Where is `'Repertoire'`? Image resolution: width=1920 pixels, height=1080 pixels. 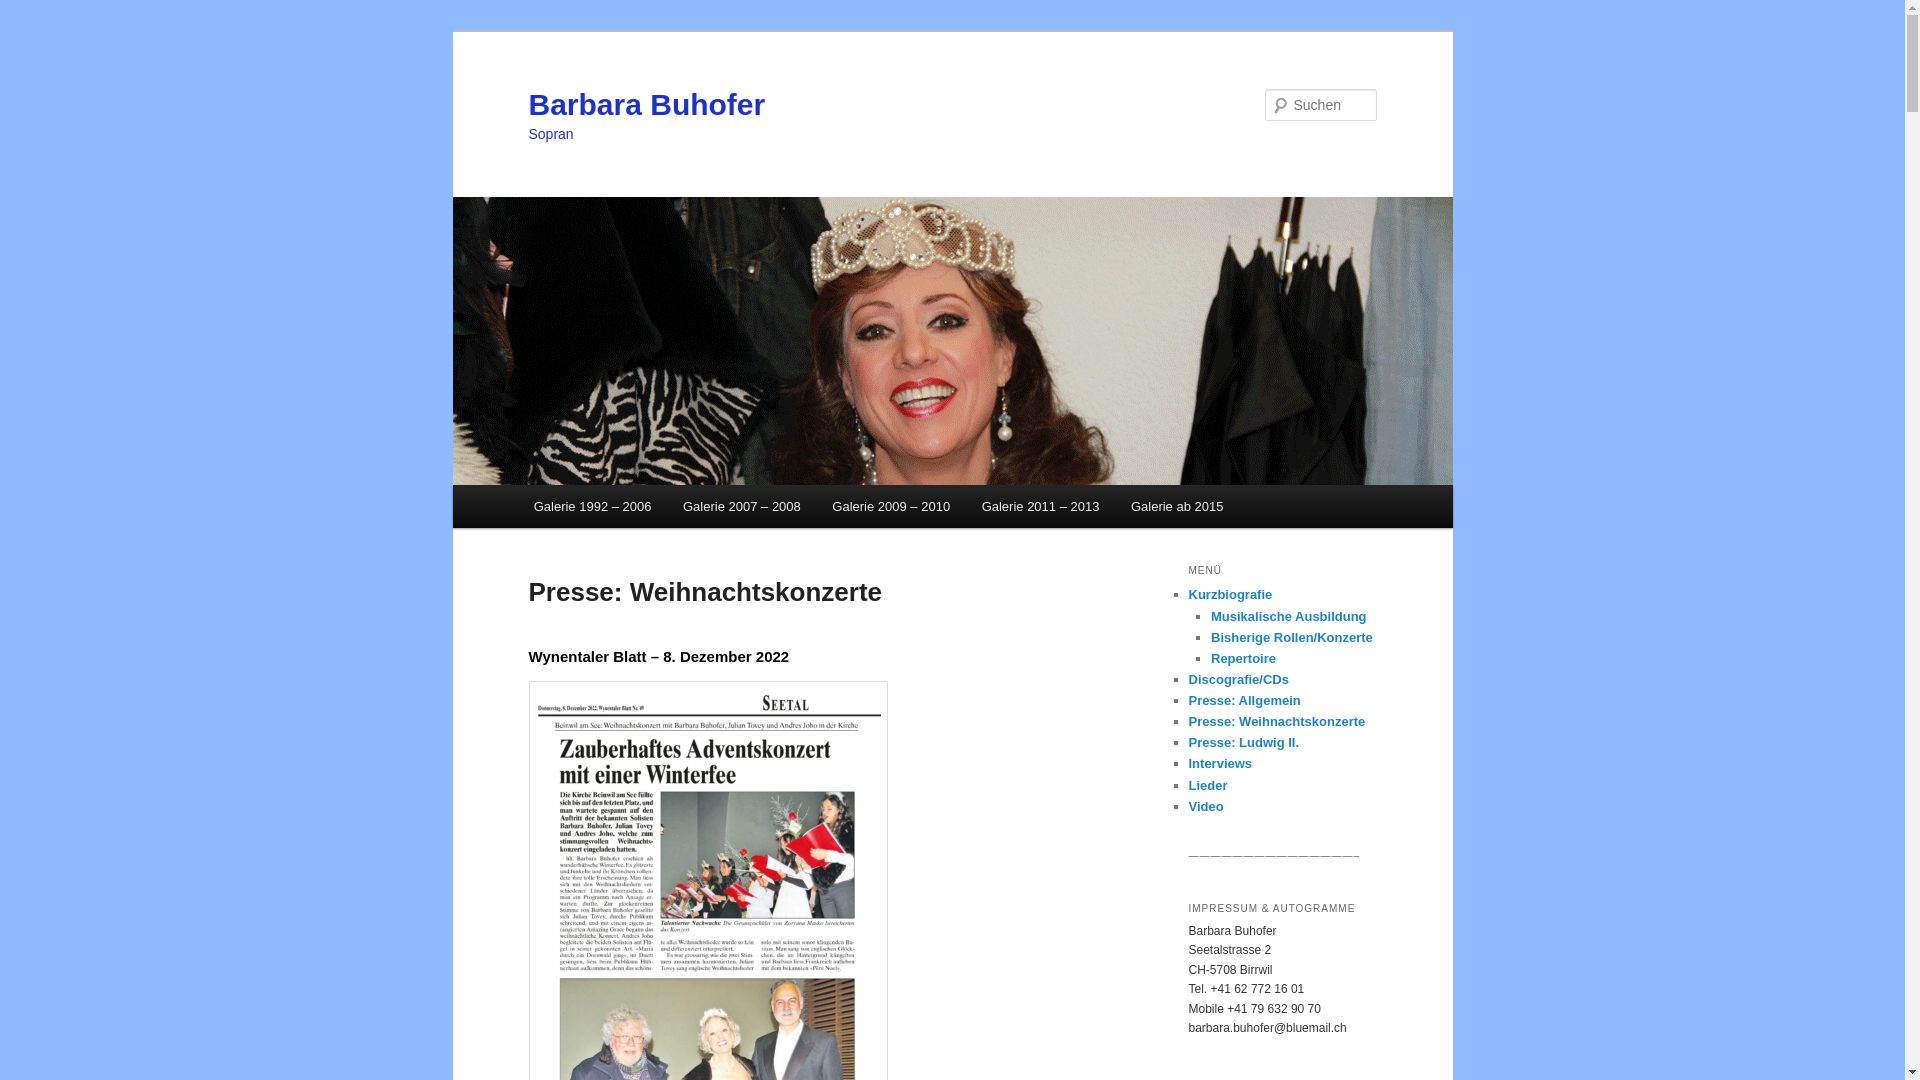 'Repertoire' is located at coordinates (1242, 658).